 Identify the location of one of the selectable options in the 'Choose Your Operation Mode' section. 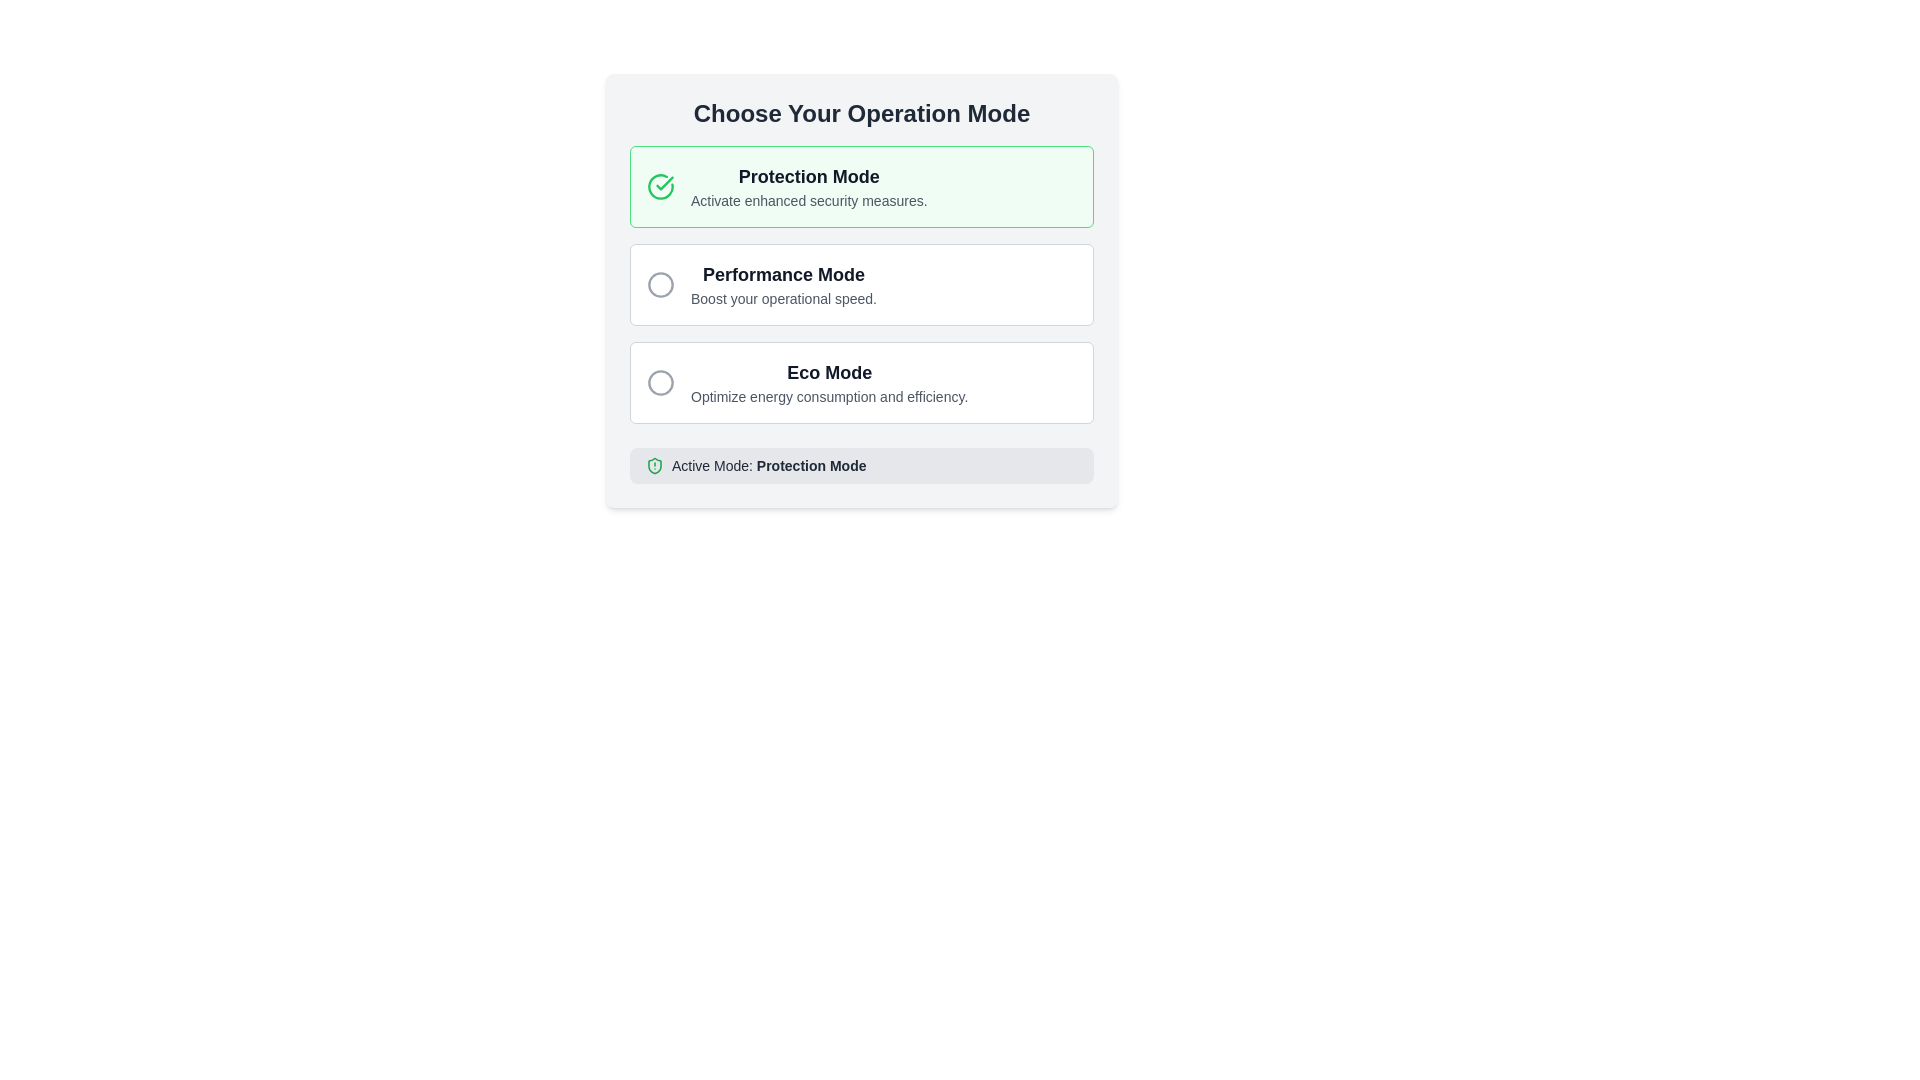
(862, 290).